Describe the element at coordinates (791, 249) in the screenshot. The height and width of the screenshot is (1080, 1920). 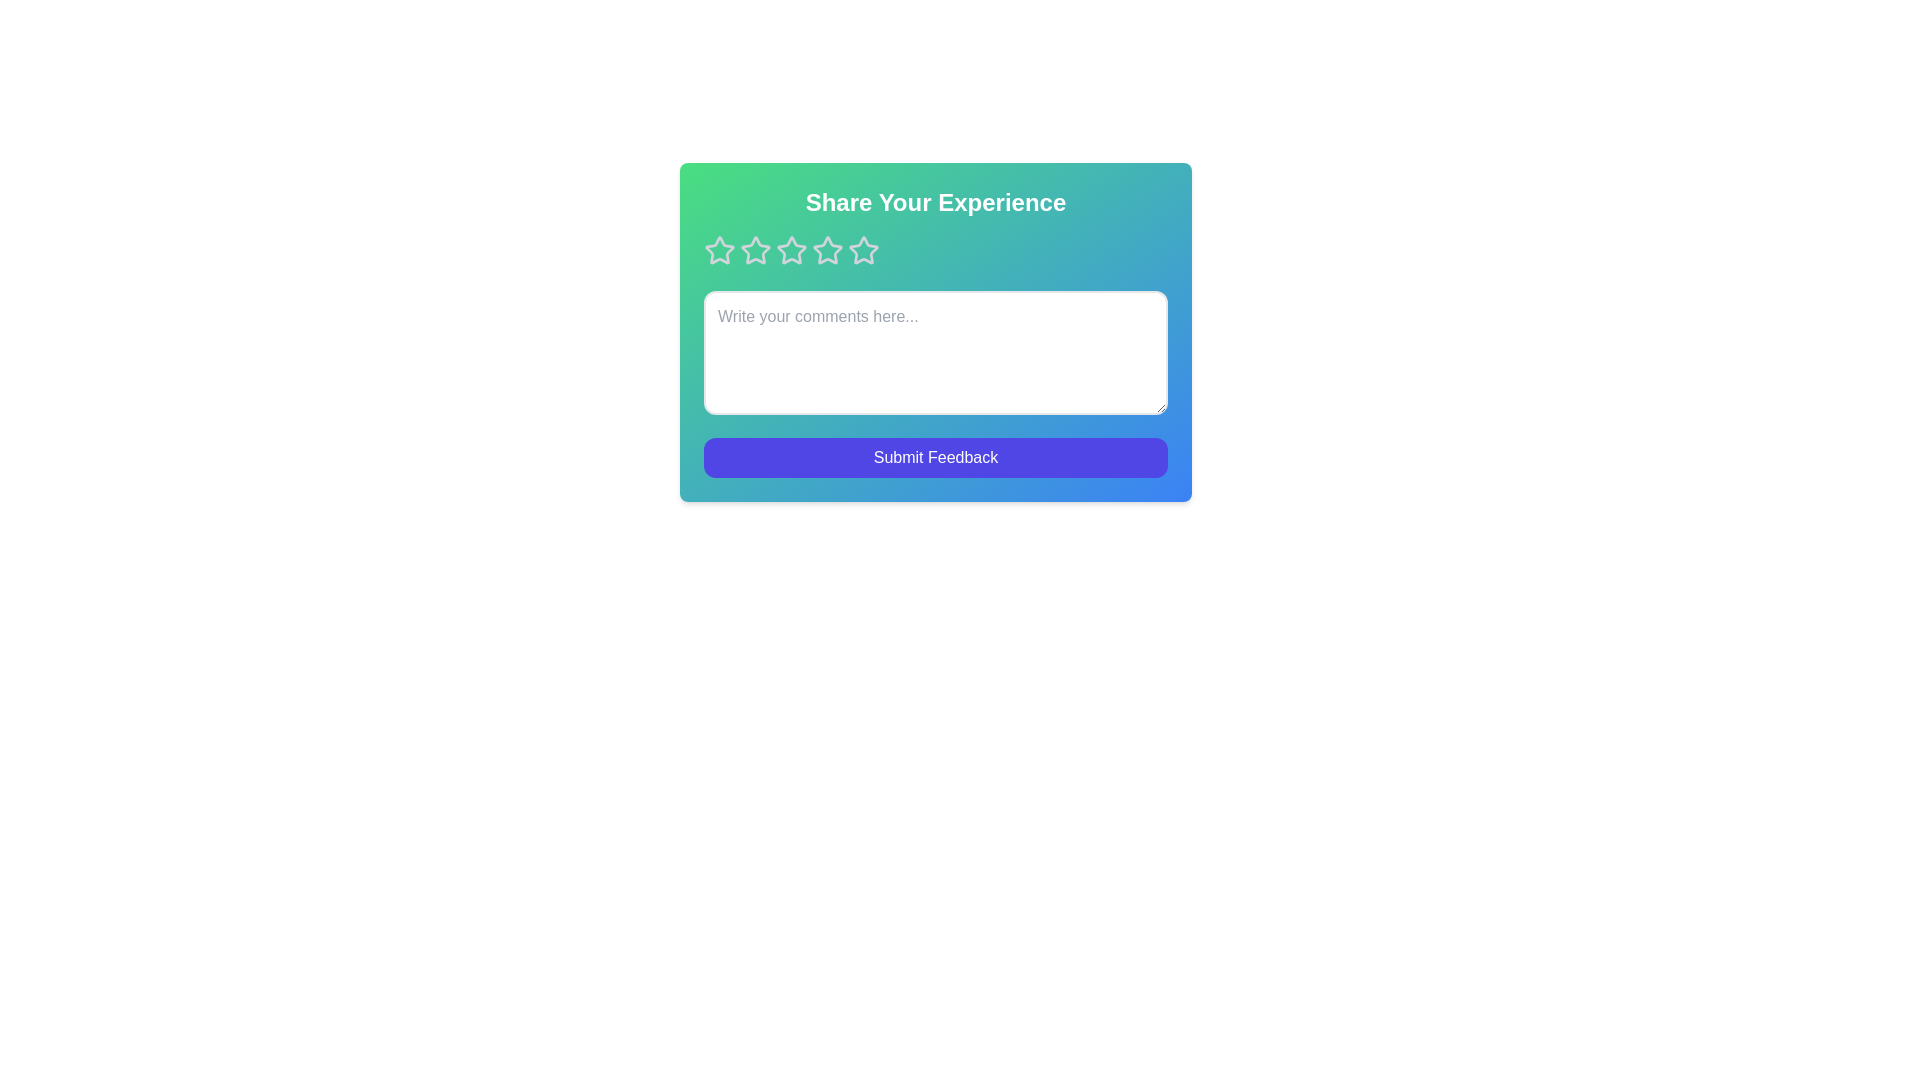
I see `the star corresponding to 3 stars to preview the rating` at that location.